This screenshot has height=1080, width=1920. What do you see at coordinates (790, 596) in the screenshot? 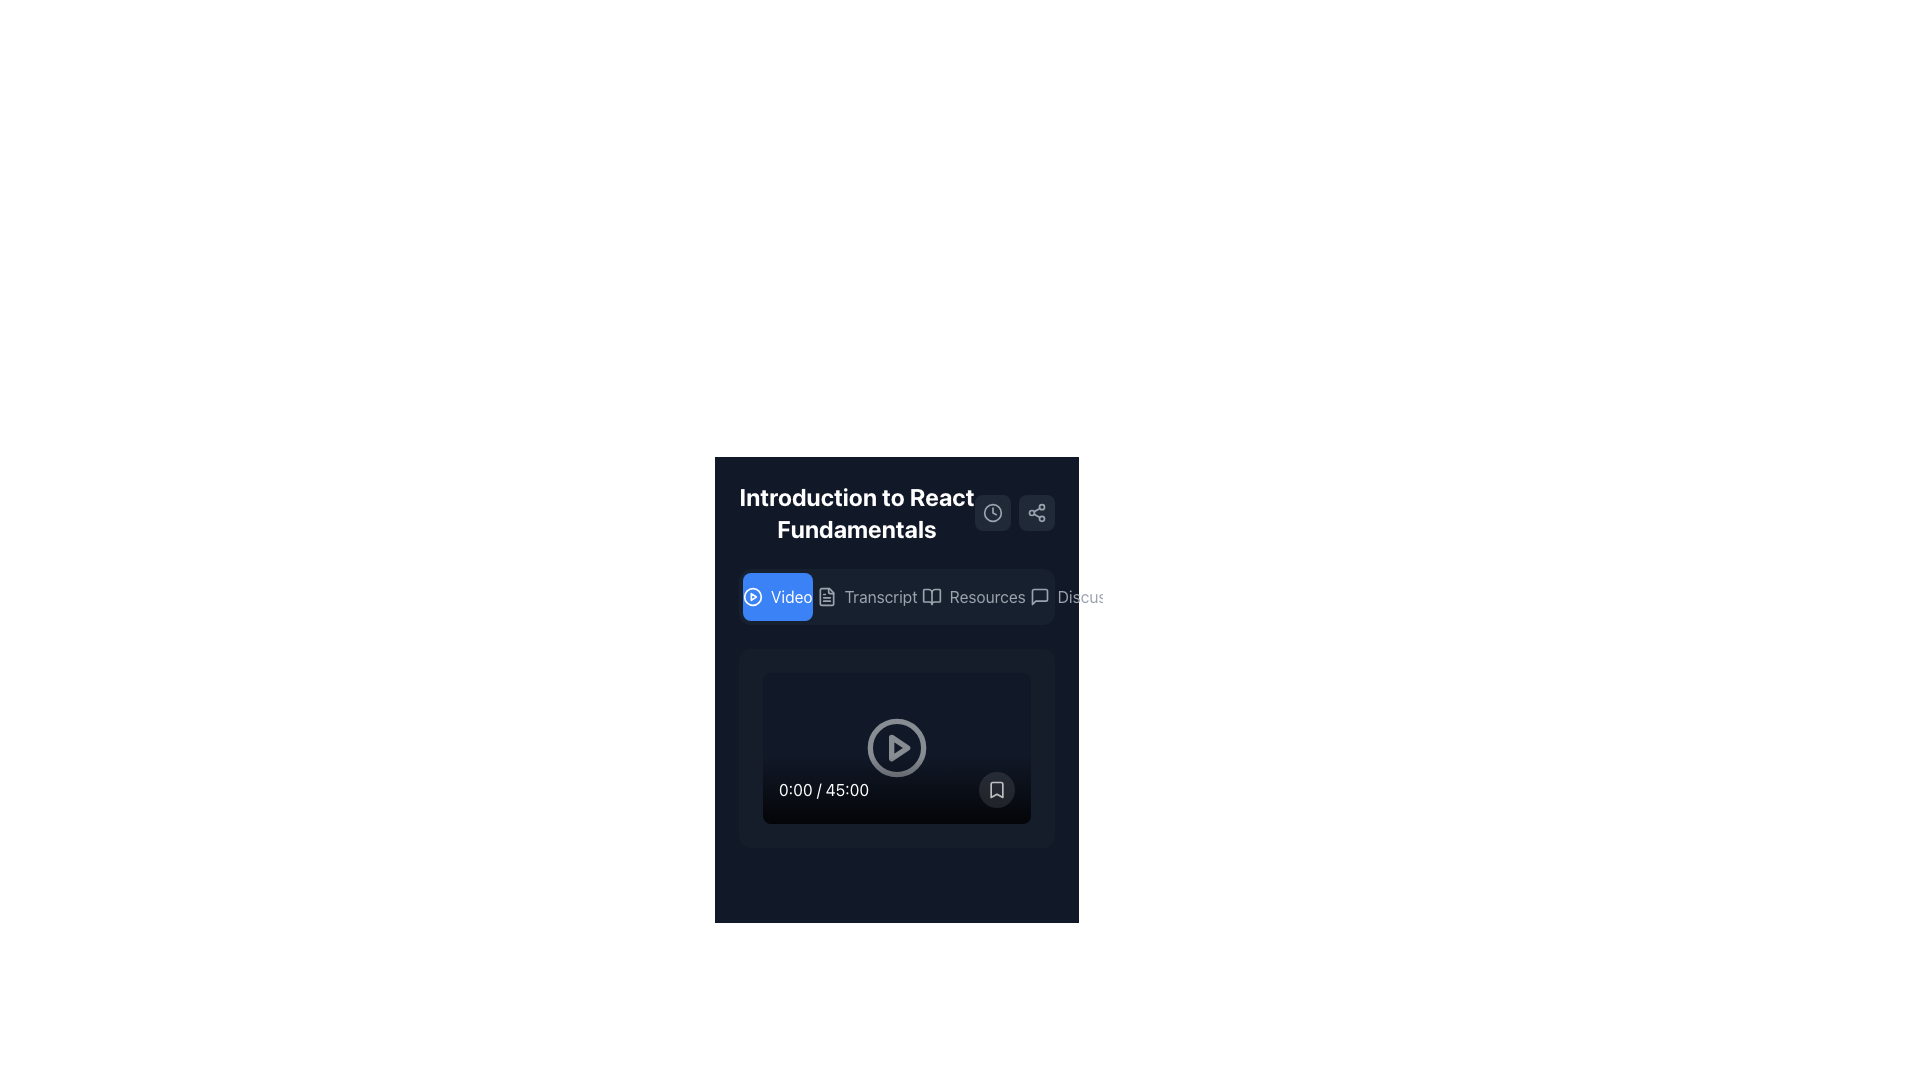
I see `the bold text label 'Video' within the button interface` at bounding box center [790, 596].